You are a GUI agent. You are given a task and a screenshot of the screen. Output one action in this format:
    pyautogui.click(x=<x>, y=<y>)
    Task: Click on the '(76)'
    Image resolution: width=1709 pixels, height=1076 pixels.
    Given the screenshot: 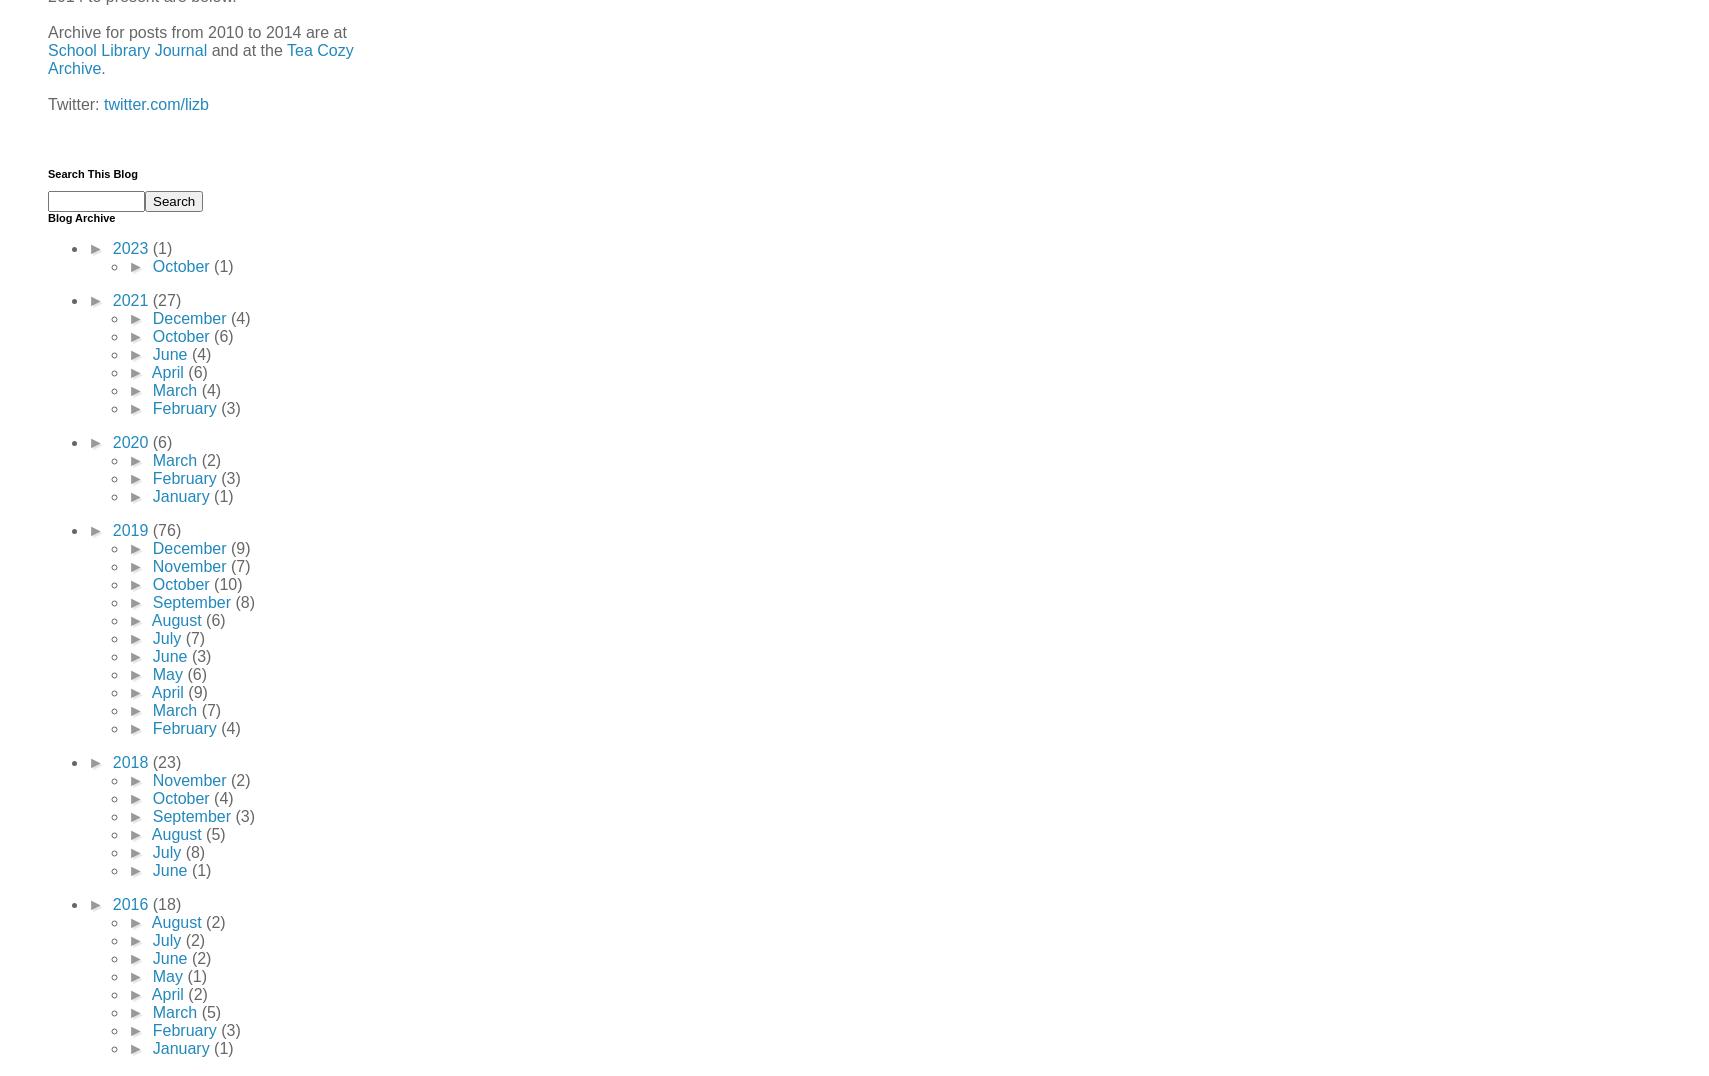 What is the action you would take?
    pyautogui.click(x=165, y=529)
    